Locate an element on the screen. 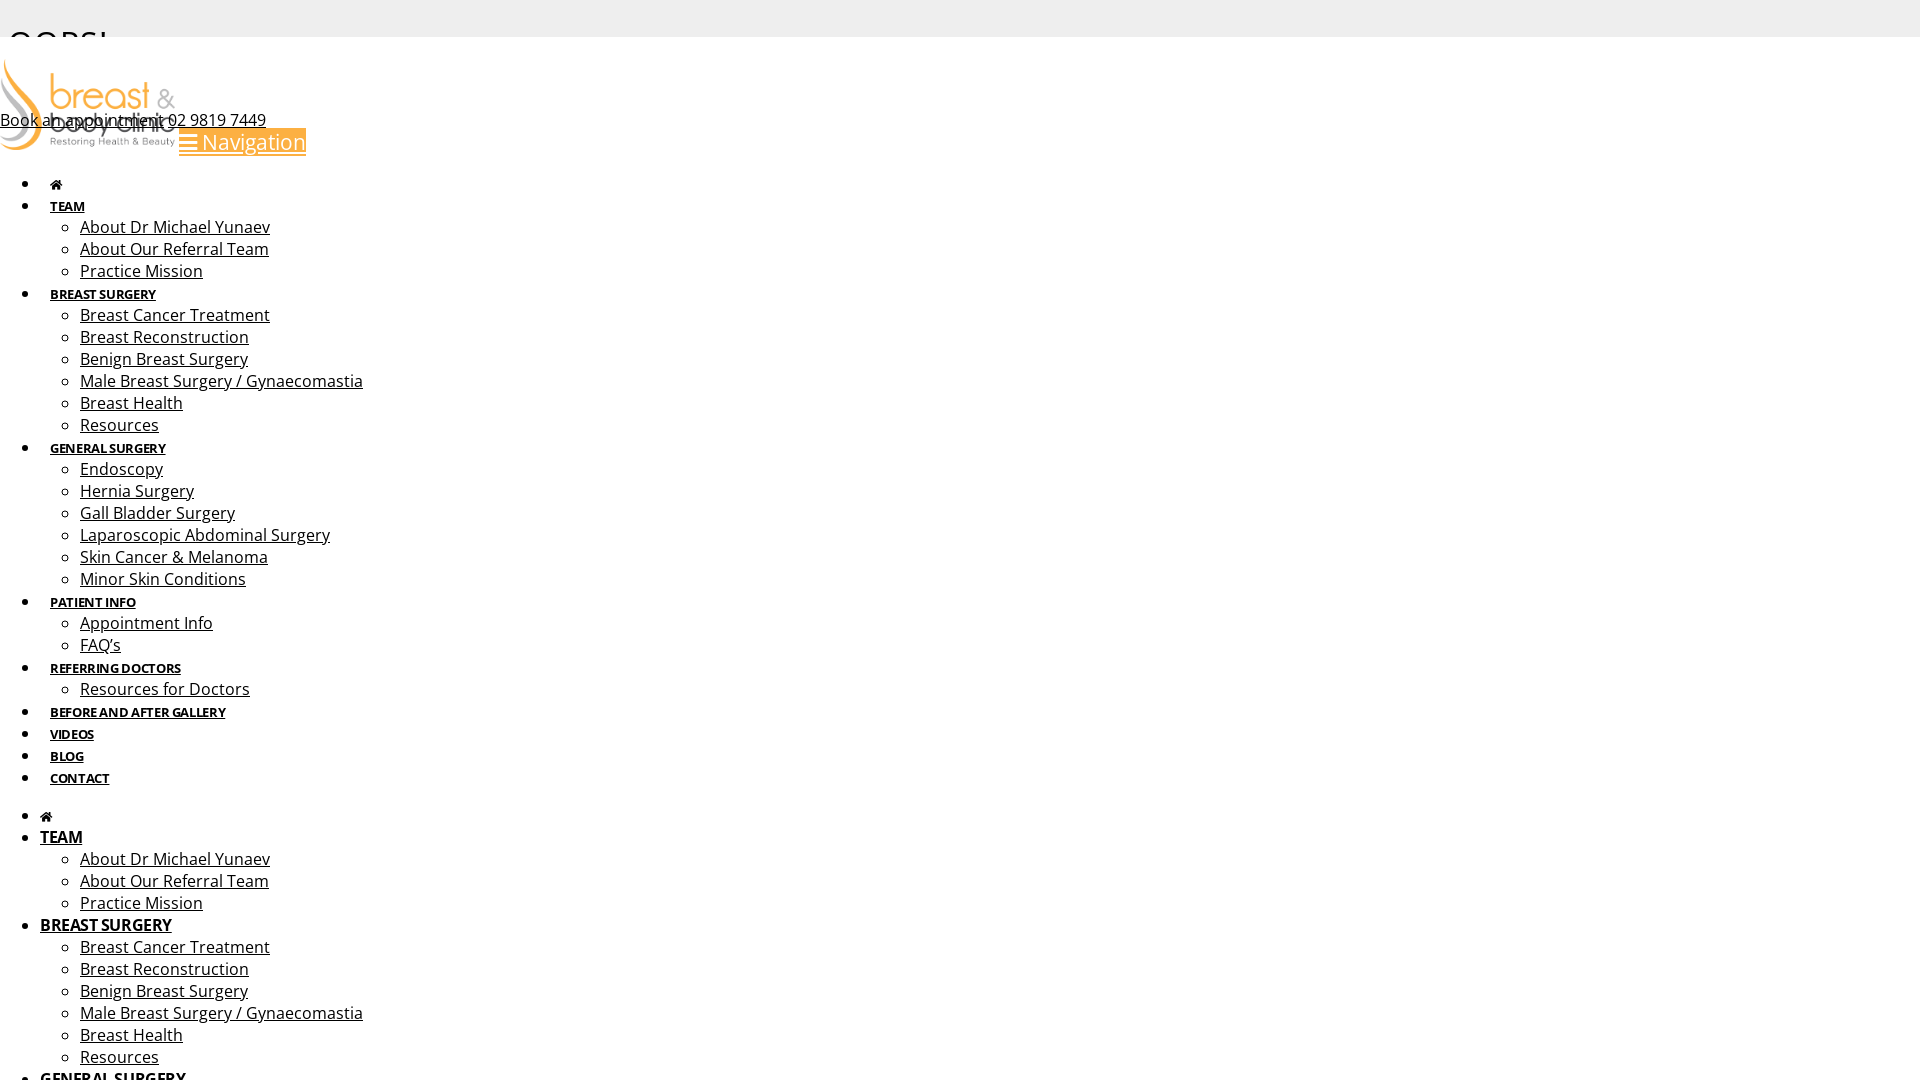 This screenshot has width=1920, height=1080. '02 9819 7449' is located at coordinates (216, 119).